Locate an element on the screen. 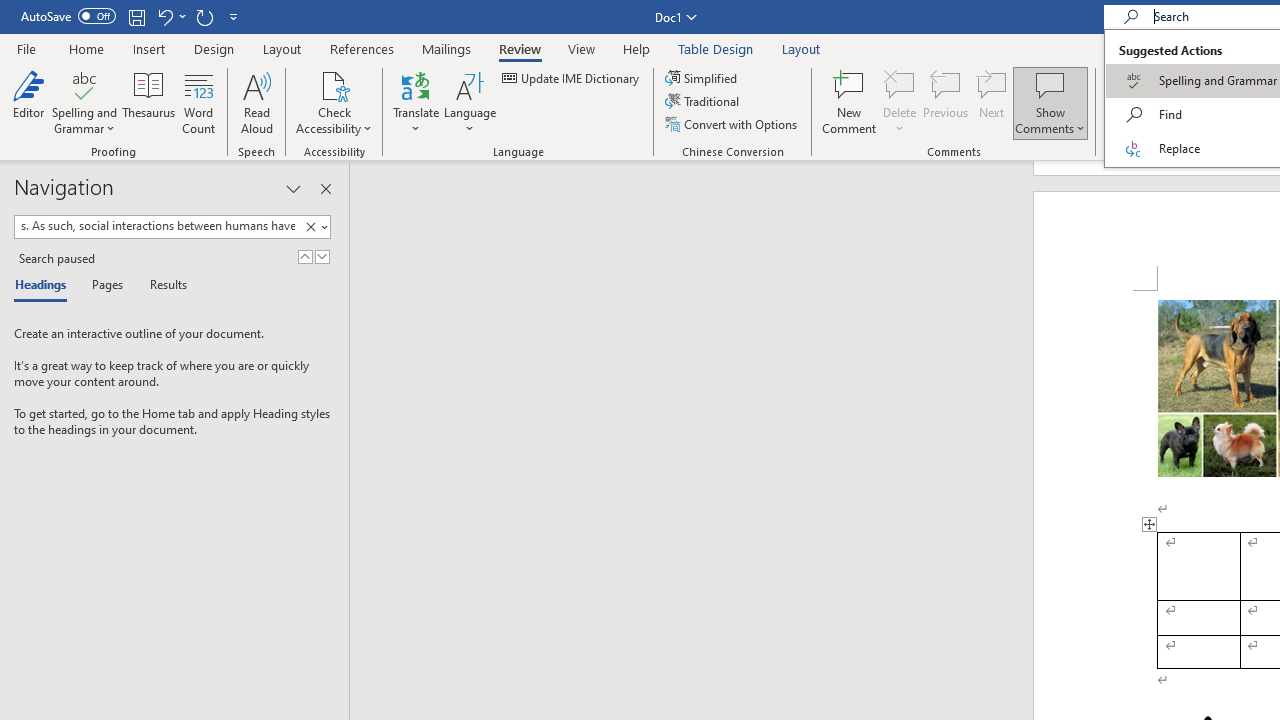 The image size is (1280, 720). 'Clear' is located at coordinates (313, 226).